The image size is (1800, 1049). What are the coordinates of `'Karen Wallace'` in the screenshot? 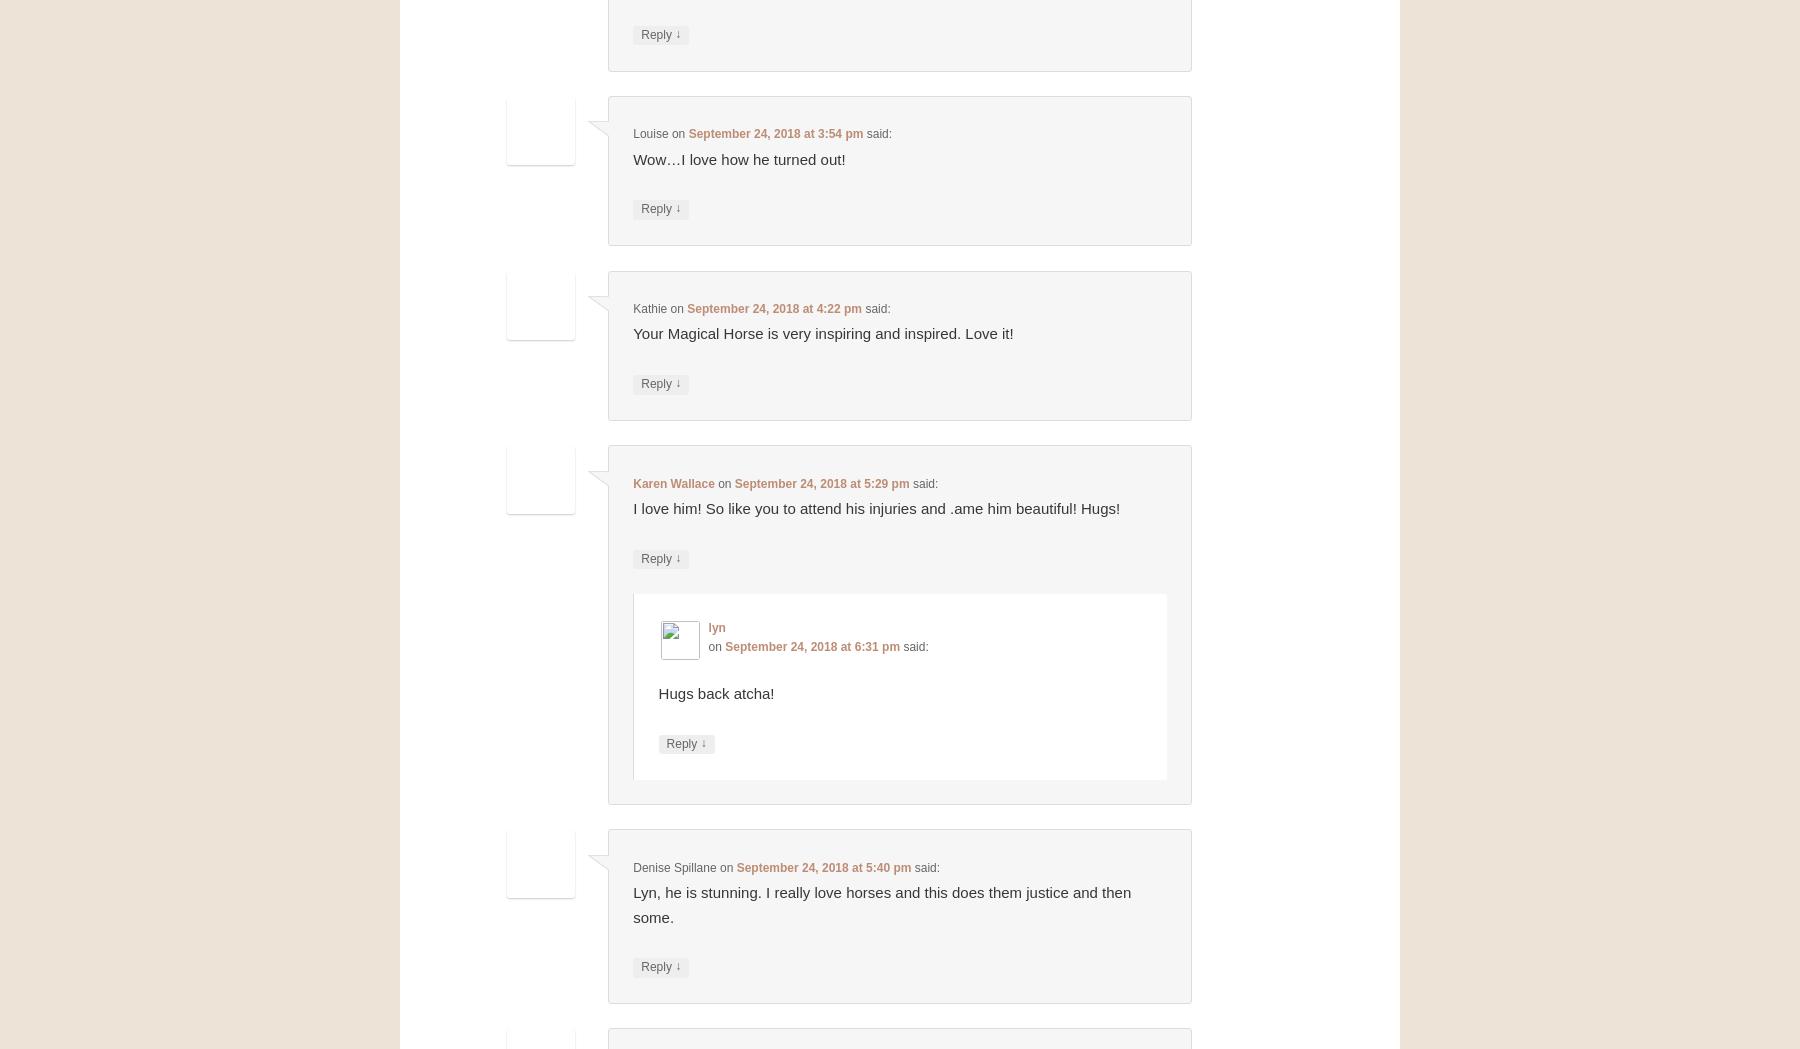 It's located at (673, 482).